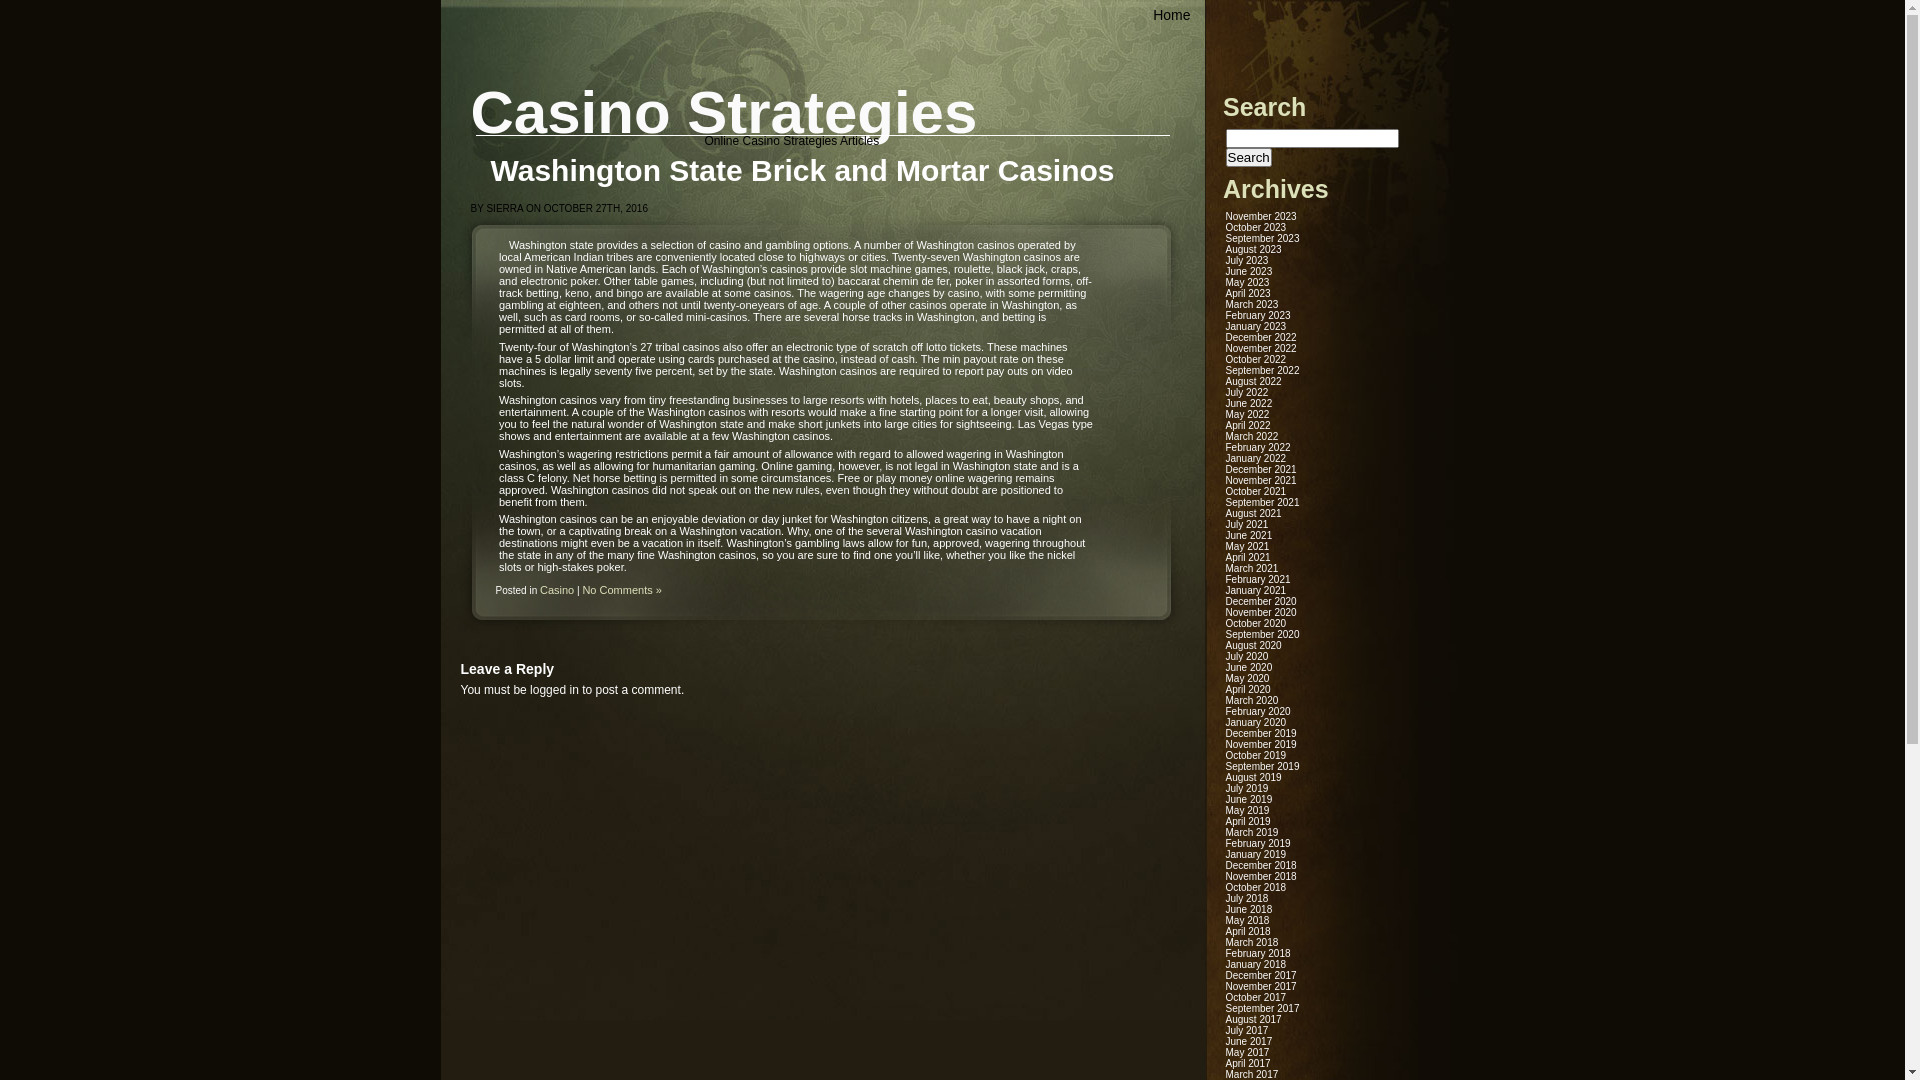 The image size is (1920, 1080). Describe the element at coordinates (1251, 568) in the screenshot. I see `'March 2021'` at that location.